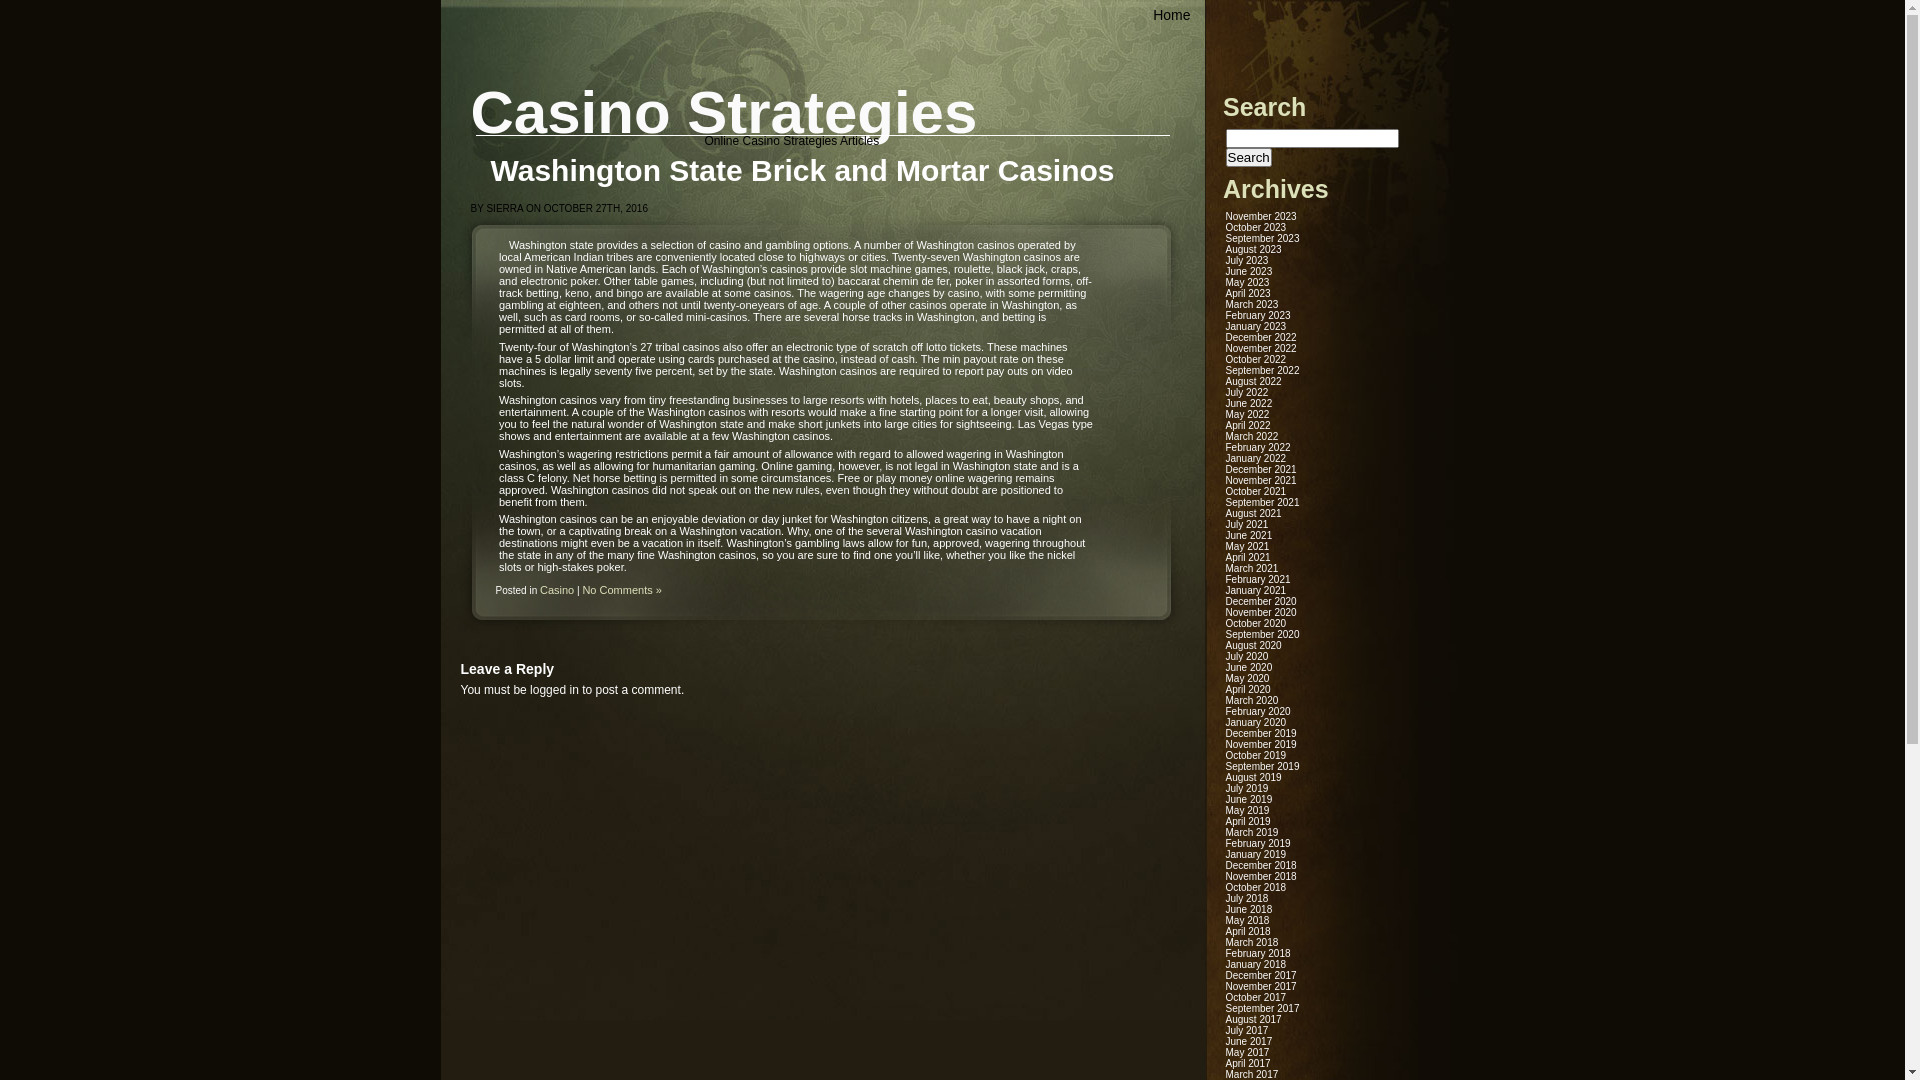 The image size is (1920, 1080). Describe the element at coordinates (1251, 568) in the screenshot. I see `'March 2021'` at that location.